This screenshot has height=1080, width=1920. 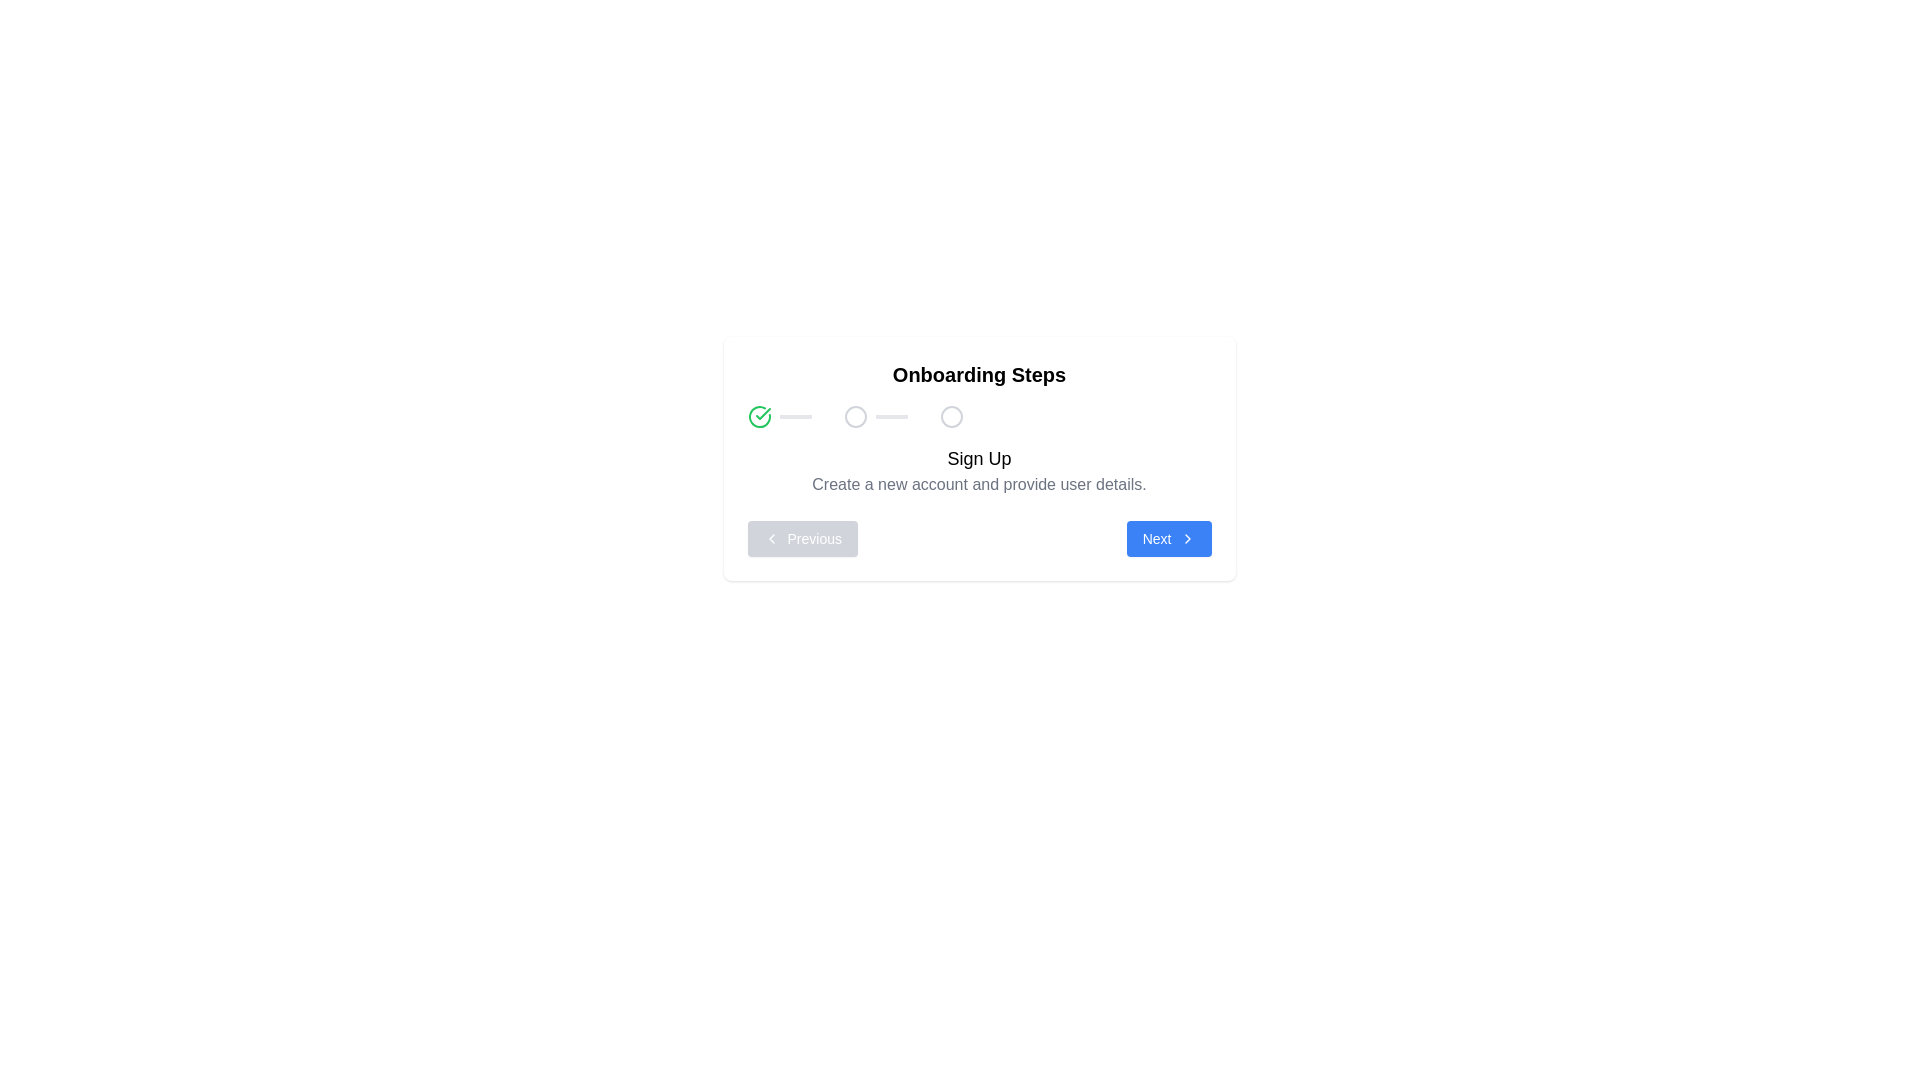 I want to click on the hollow circle icon, which serves as the second step indicator in the onboarding progress tracker, located in the middle of the progress bar, so click(x=855, y=415).